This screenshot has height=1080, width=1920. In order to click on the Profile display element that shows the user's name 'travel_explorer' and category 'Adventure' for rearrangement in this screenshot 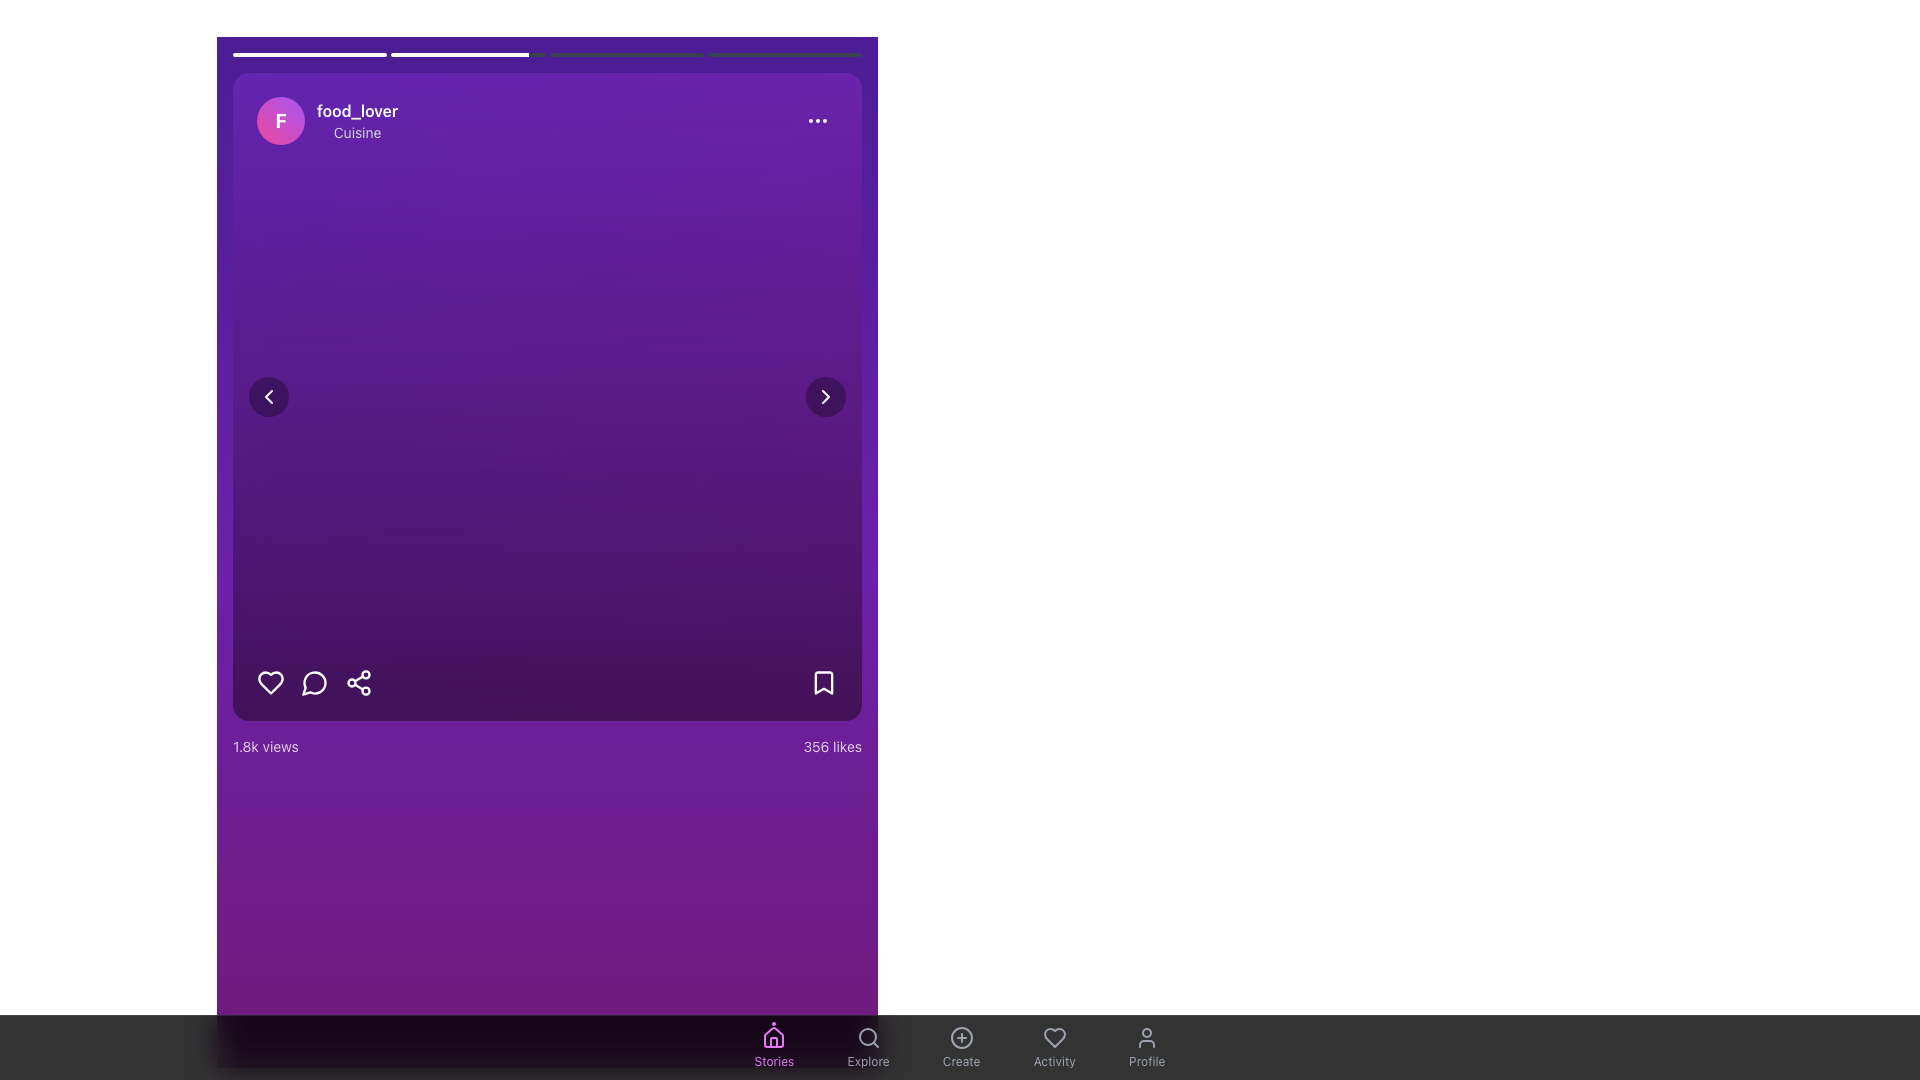, I will do `click(344, 120)`.